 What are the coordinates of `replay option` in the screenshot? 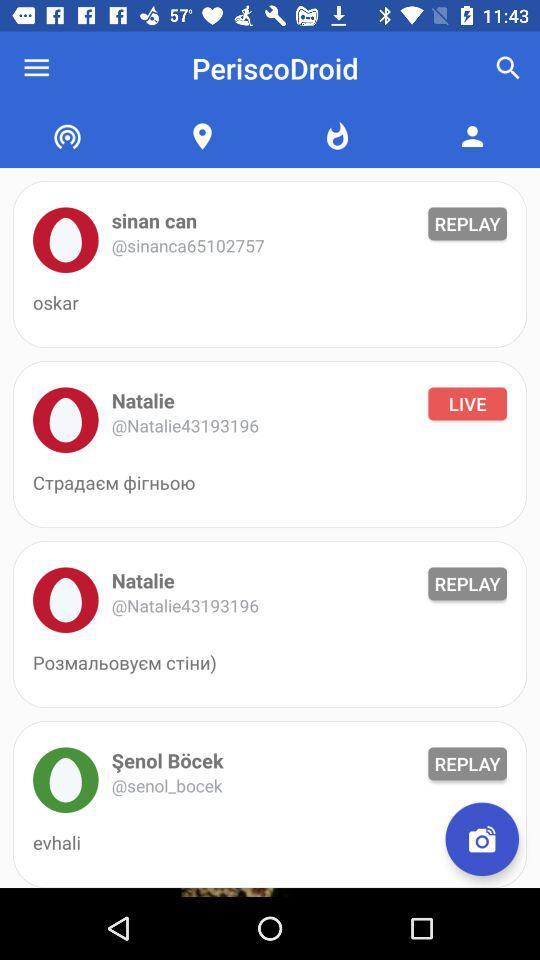 It's located at (65, 240).